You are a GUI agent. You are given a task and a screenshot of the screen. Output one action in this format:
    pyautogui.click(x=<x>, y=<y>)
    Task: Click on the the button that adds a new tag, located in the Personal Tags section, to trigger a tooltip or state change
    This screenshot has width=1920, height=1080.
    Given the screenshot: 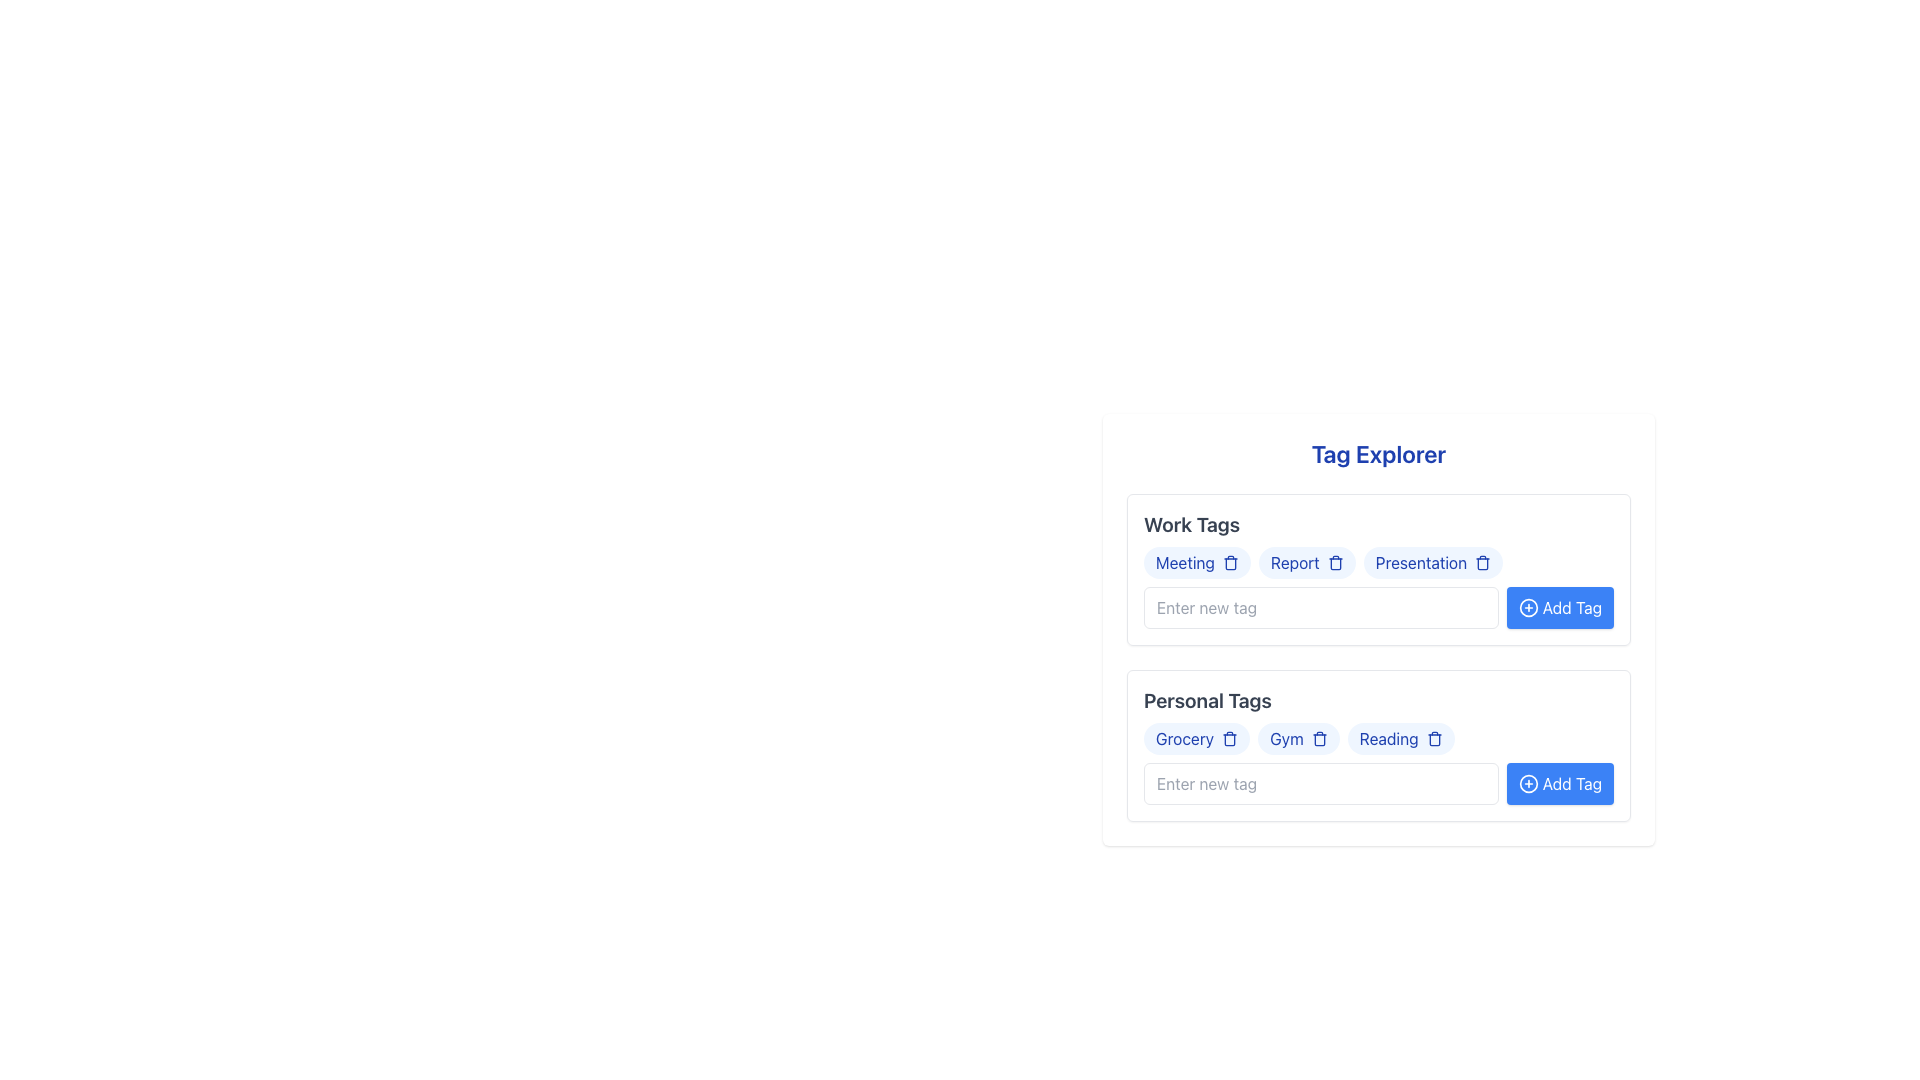 What is the action you would take?
    pyautogui.click(x=1559, y=782)
    